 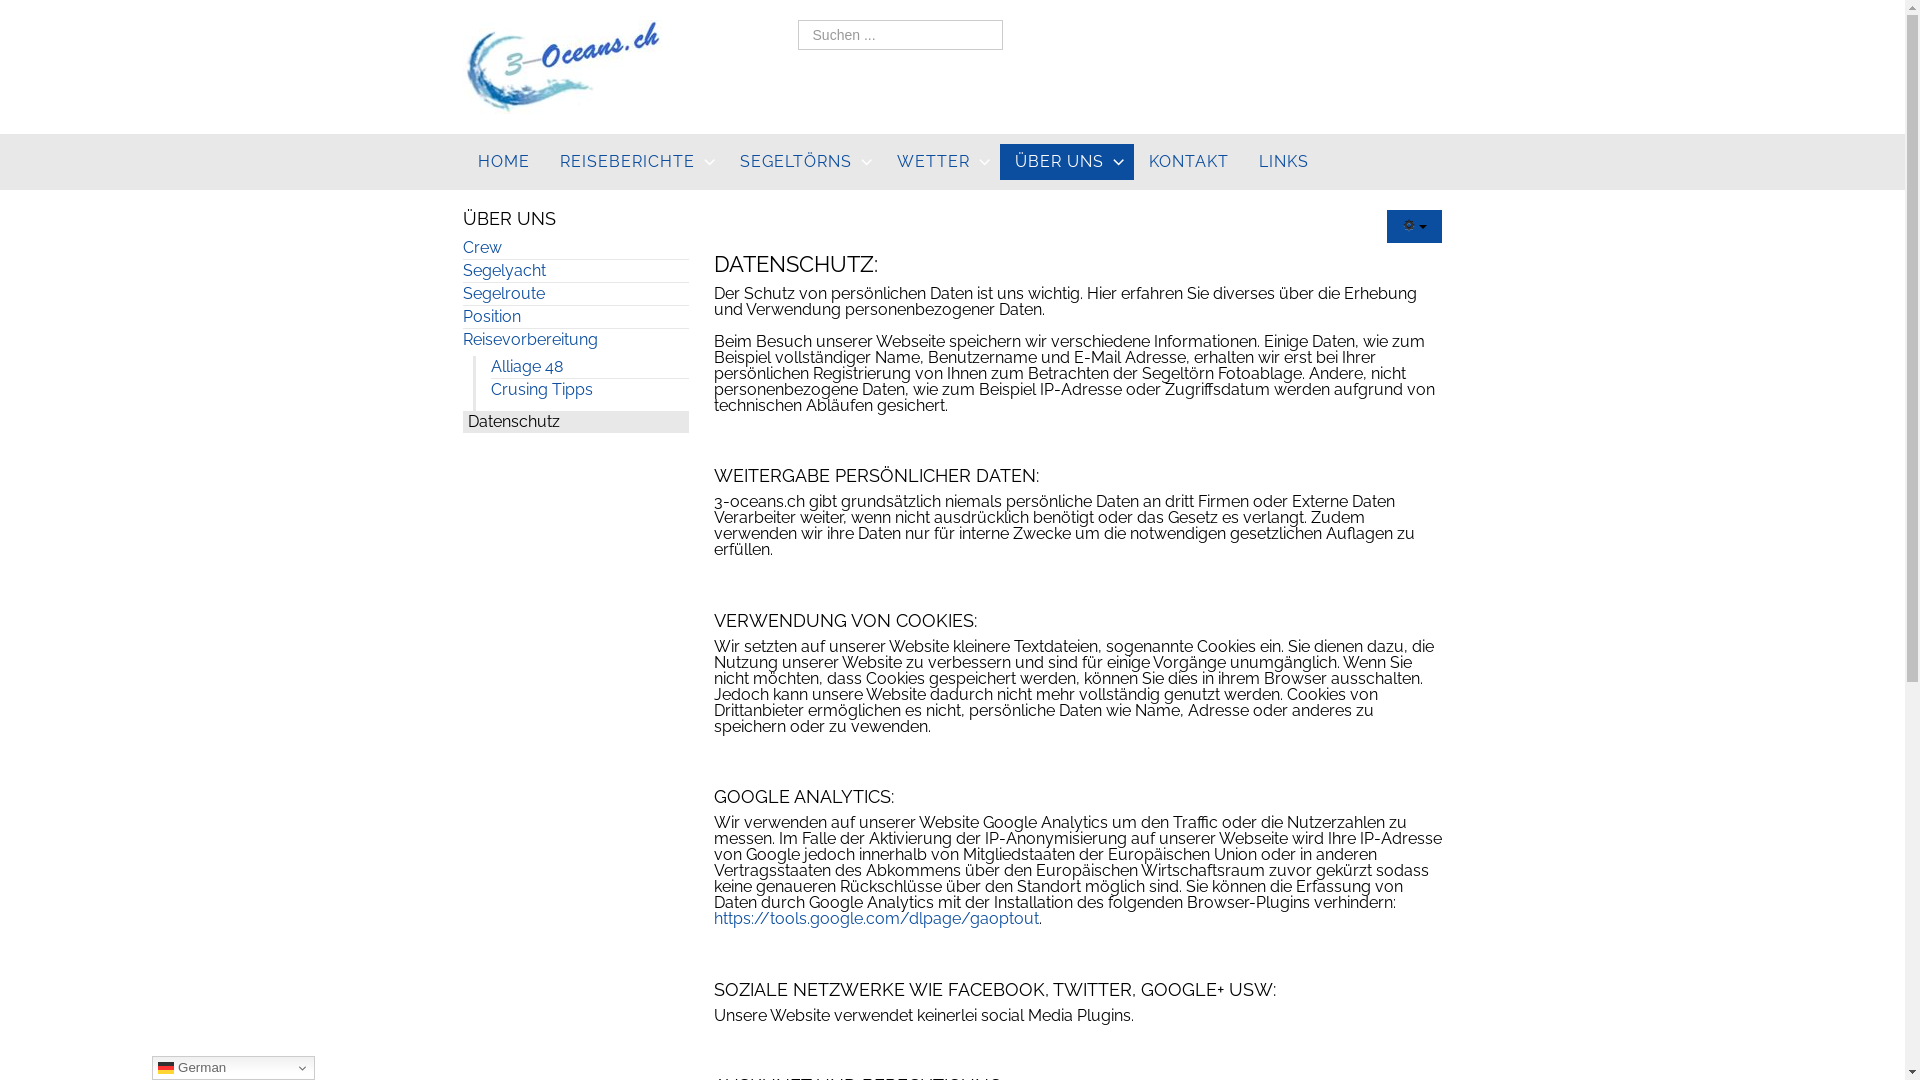 I want to click on '3-oceans.ch', so click(x=560, y=64).